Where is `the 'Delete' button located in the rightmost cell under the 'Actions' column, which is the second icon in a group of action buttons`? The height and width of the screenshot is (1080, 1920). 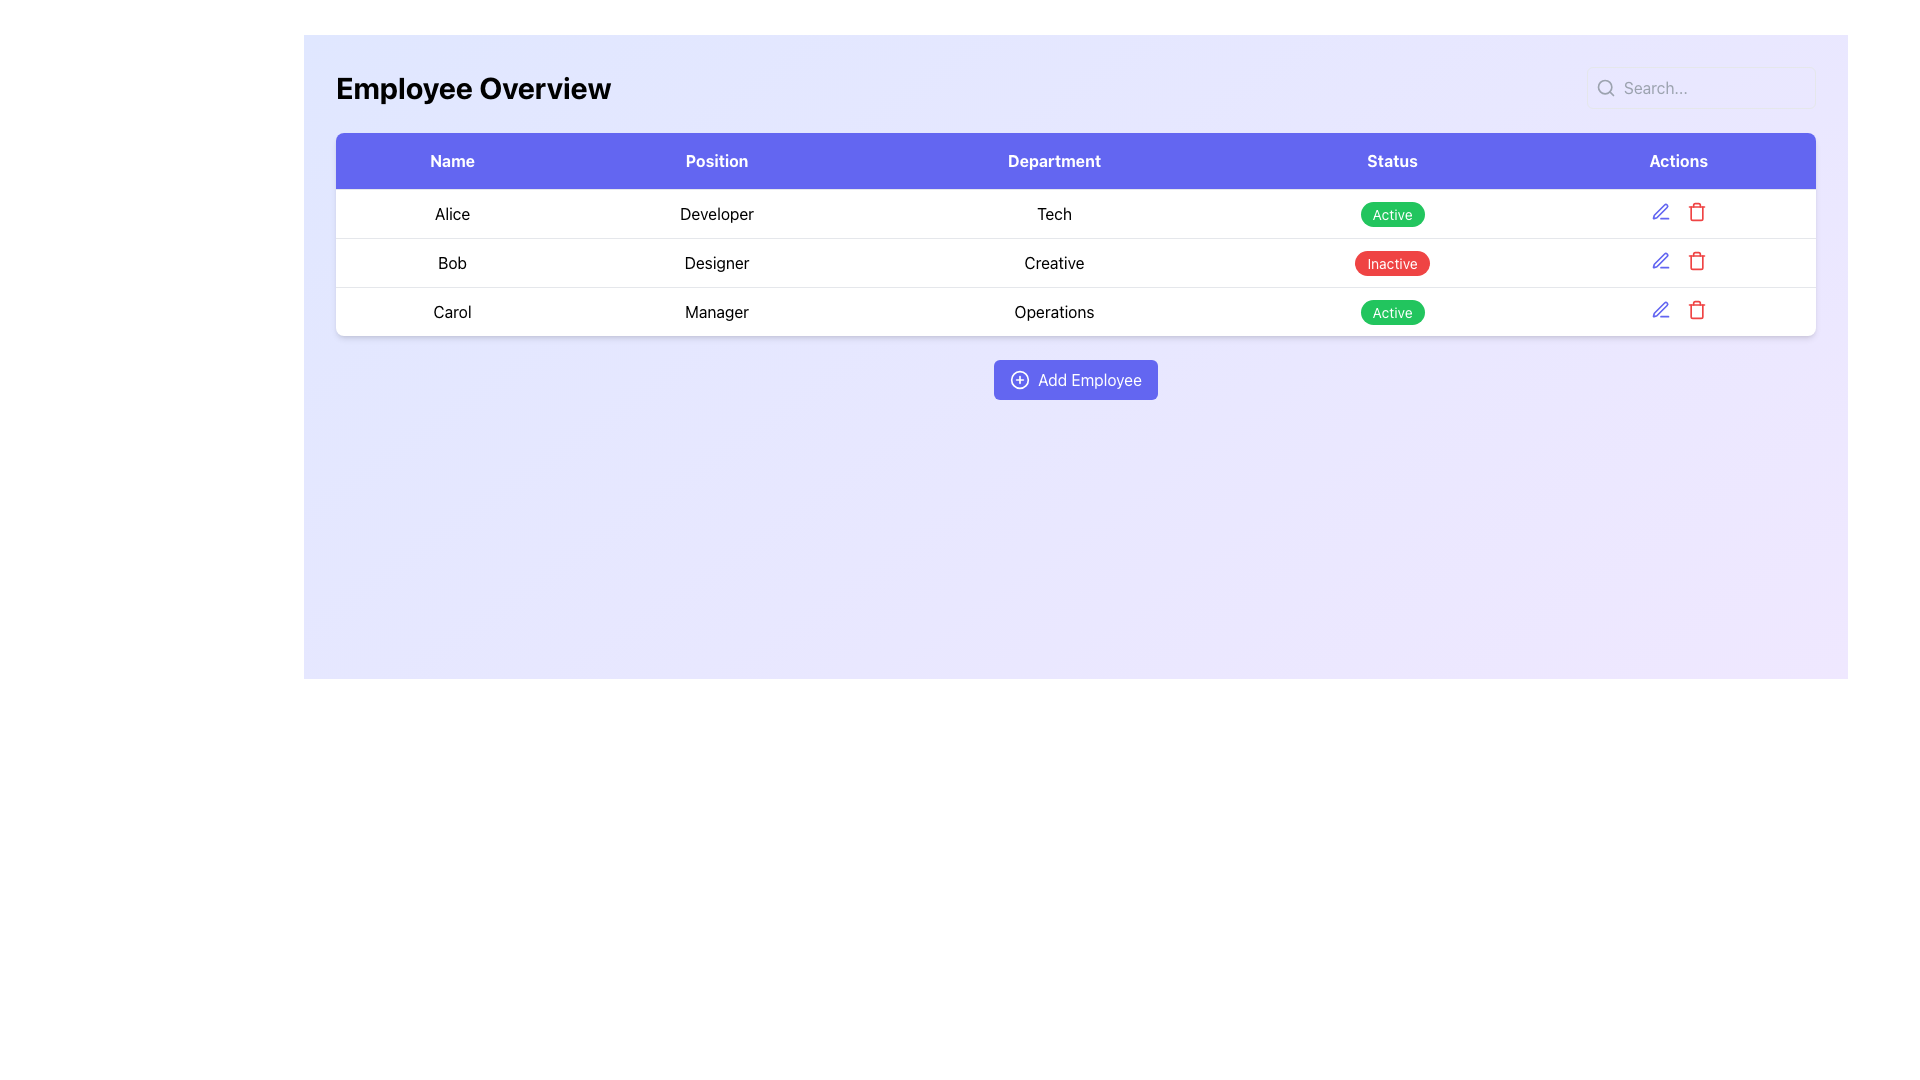
the 'Delete' button located in the rightmost cell under the 'Actions' column, which is the second icon in a group of action buttons is located at coordinates (1695, 212).